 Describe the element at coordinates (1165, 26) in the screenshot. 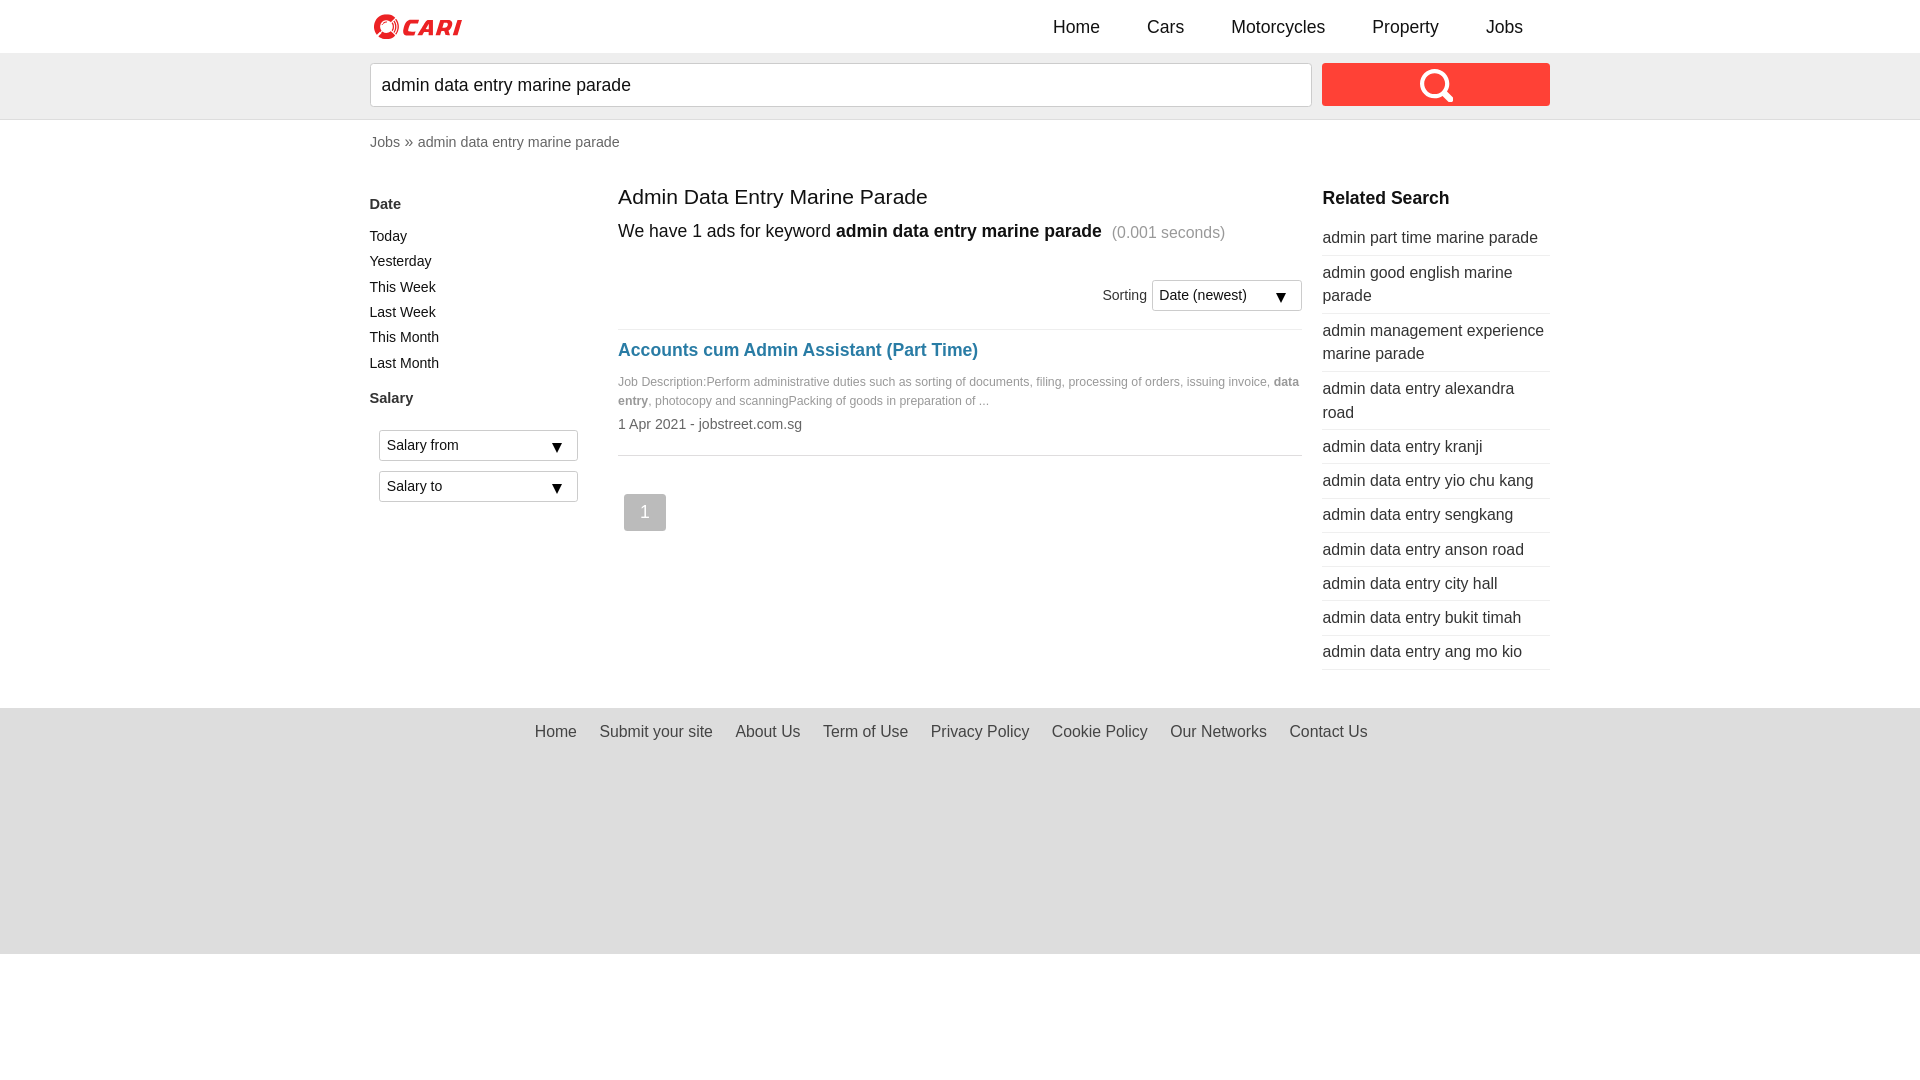

I see `'Cars'` at that location.